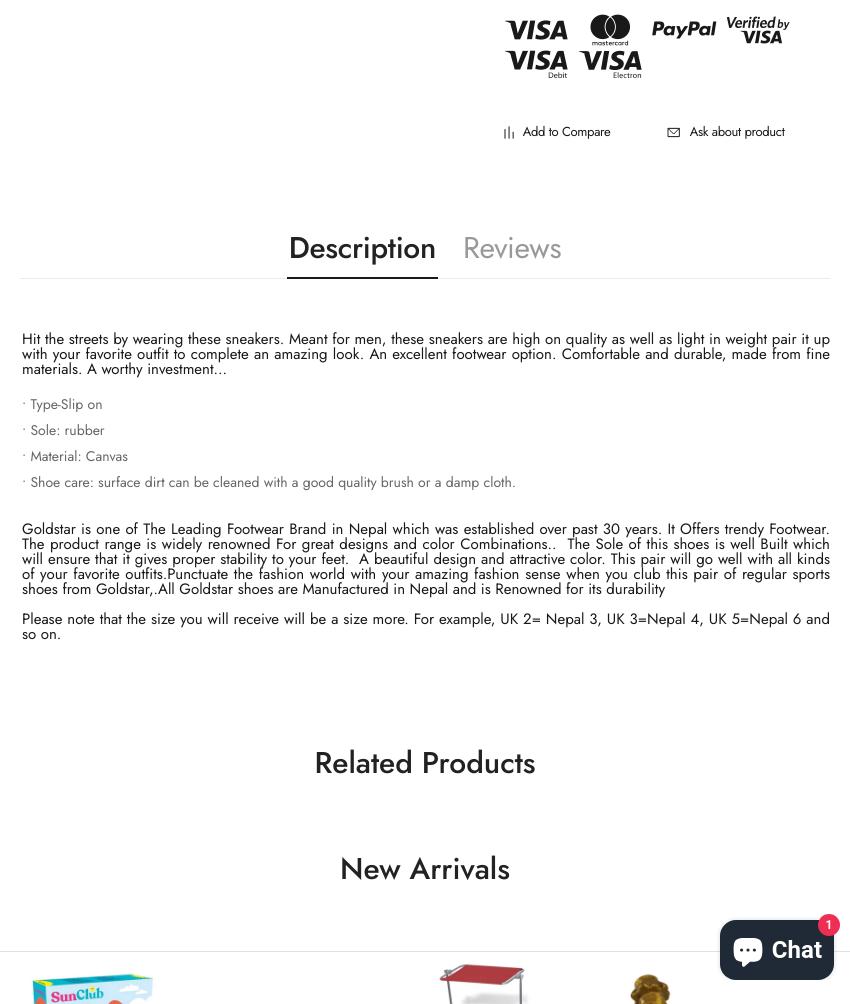 The height and width of the screenshot is (1004, 850). What do you see at coordinates (313, 763) in the screenshot?
I see `'Related Products'` at bounding box center [313, 763].